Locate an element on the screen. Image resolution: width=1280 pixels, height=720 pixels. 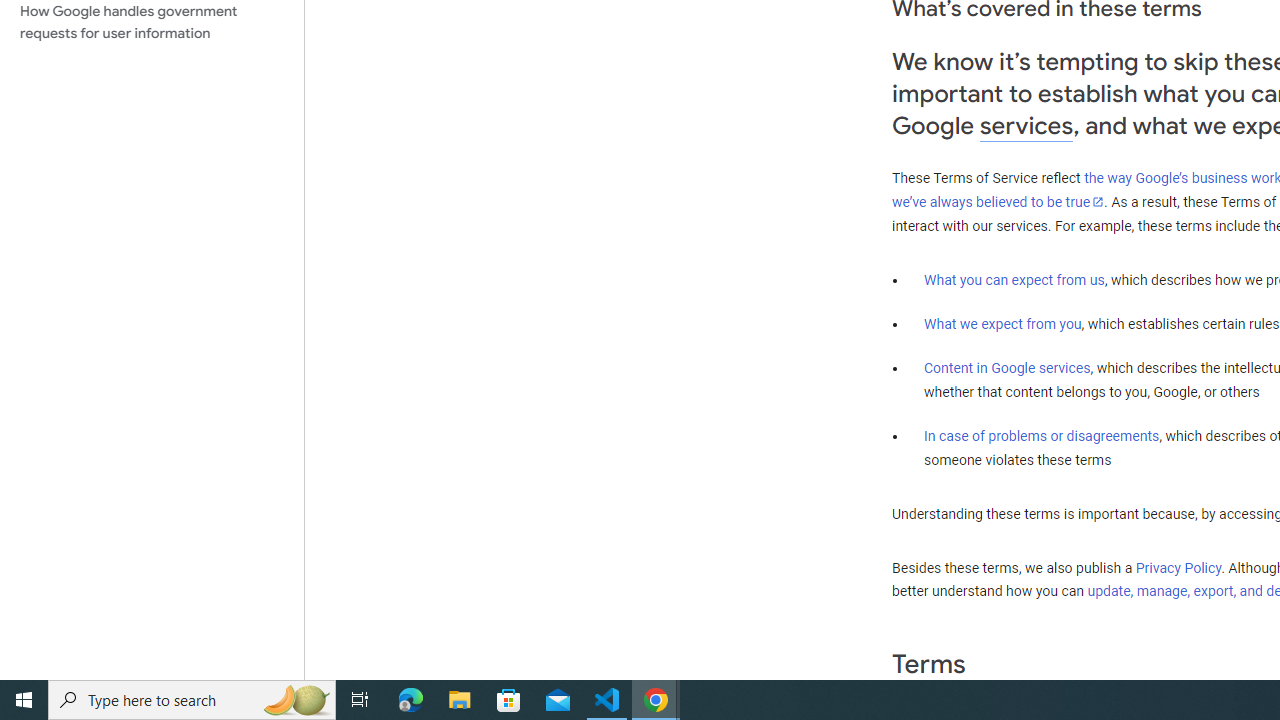
'What we expect from you' is located at coordinates (1002, 323).